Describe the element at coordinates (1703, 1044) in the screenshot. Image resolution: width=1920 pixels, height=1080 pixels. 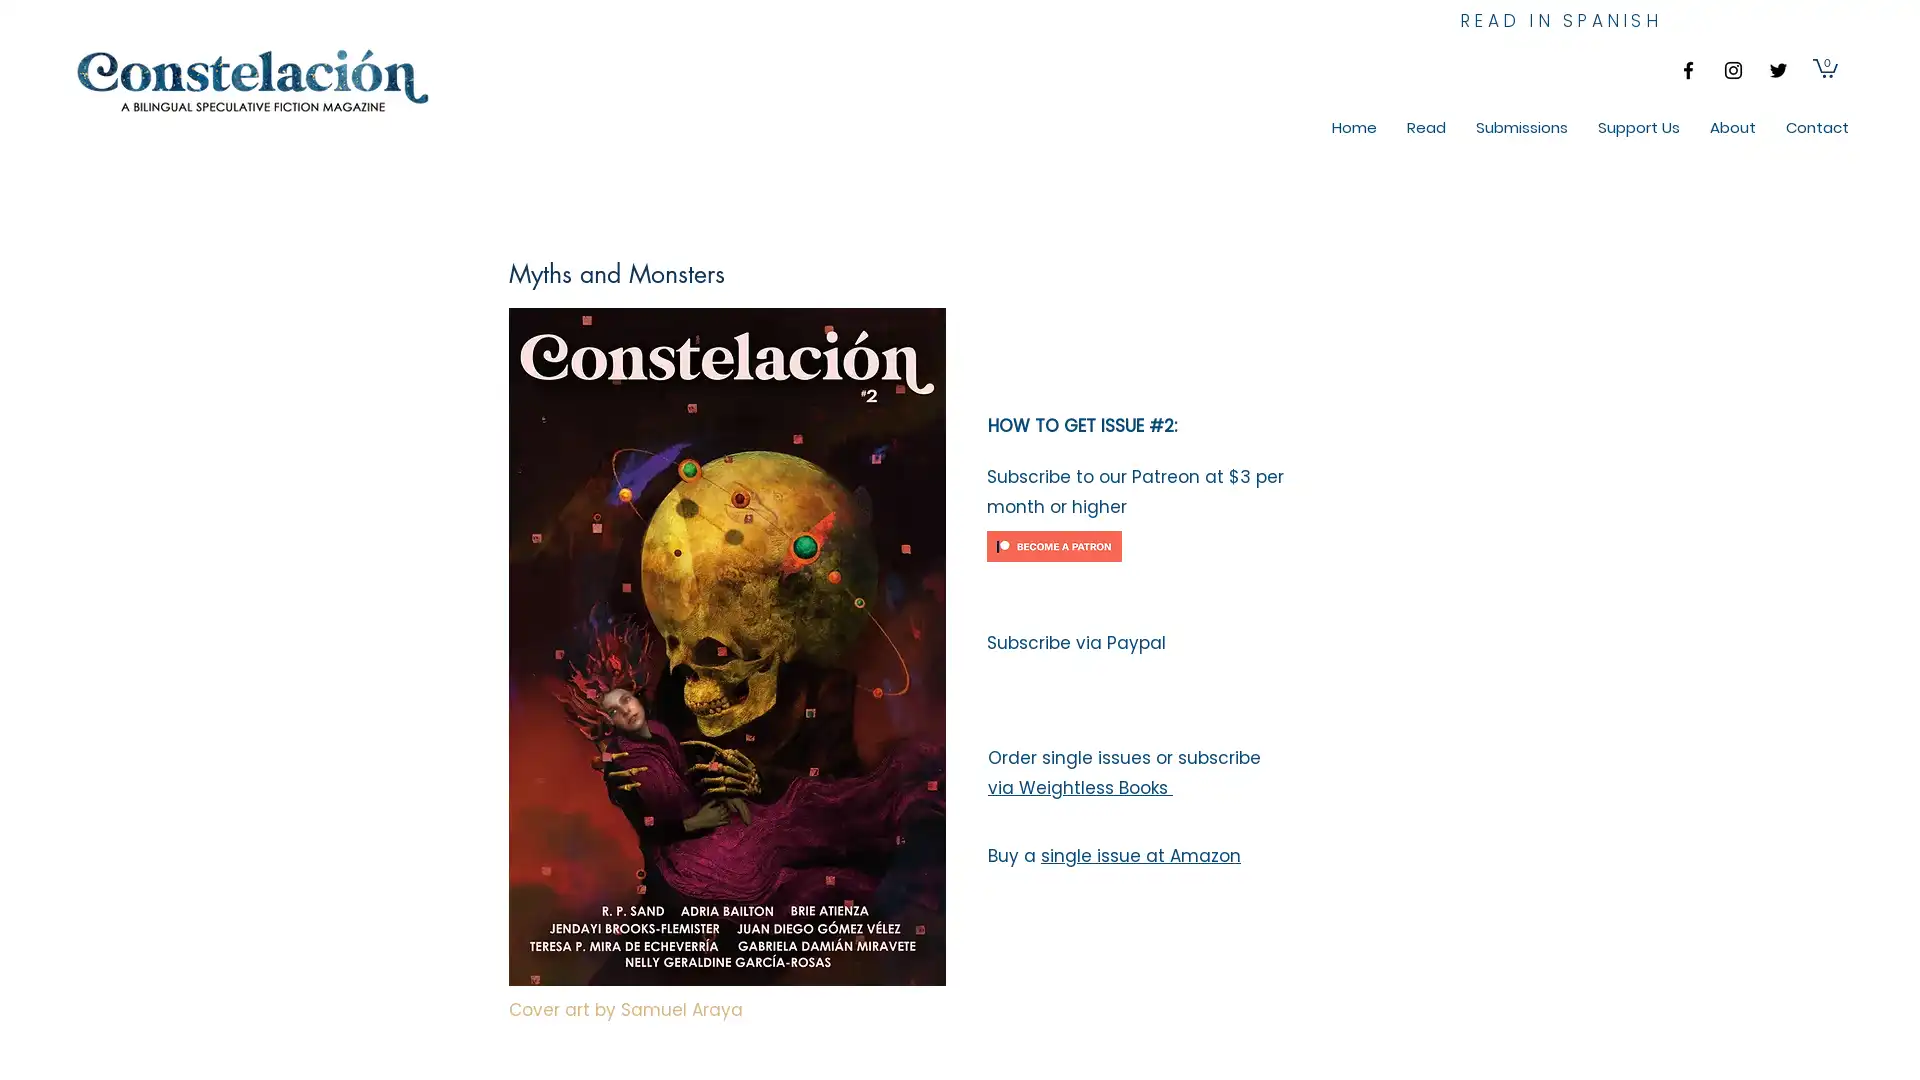
I see `Cookie Settings` at that location.